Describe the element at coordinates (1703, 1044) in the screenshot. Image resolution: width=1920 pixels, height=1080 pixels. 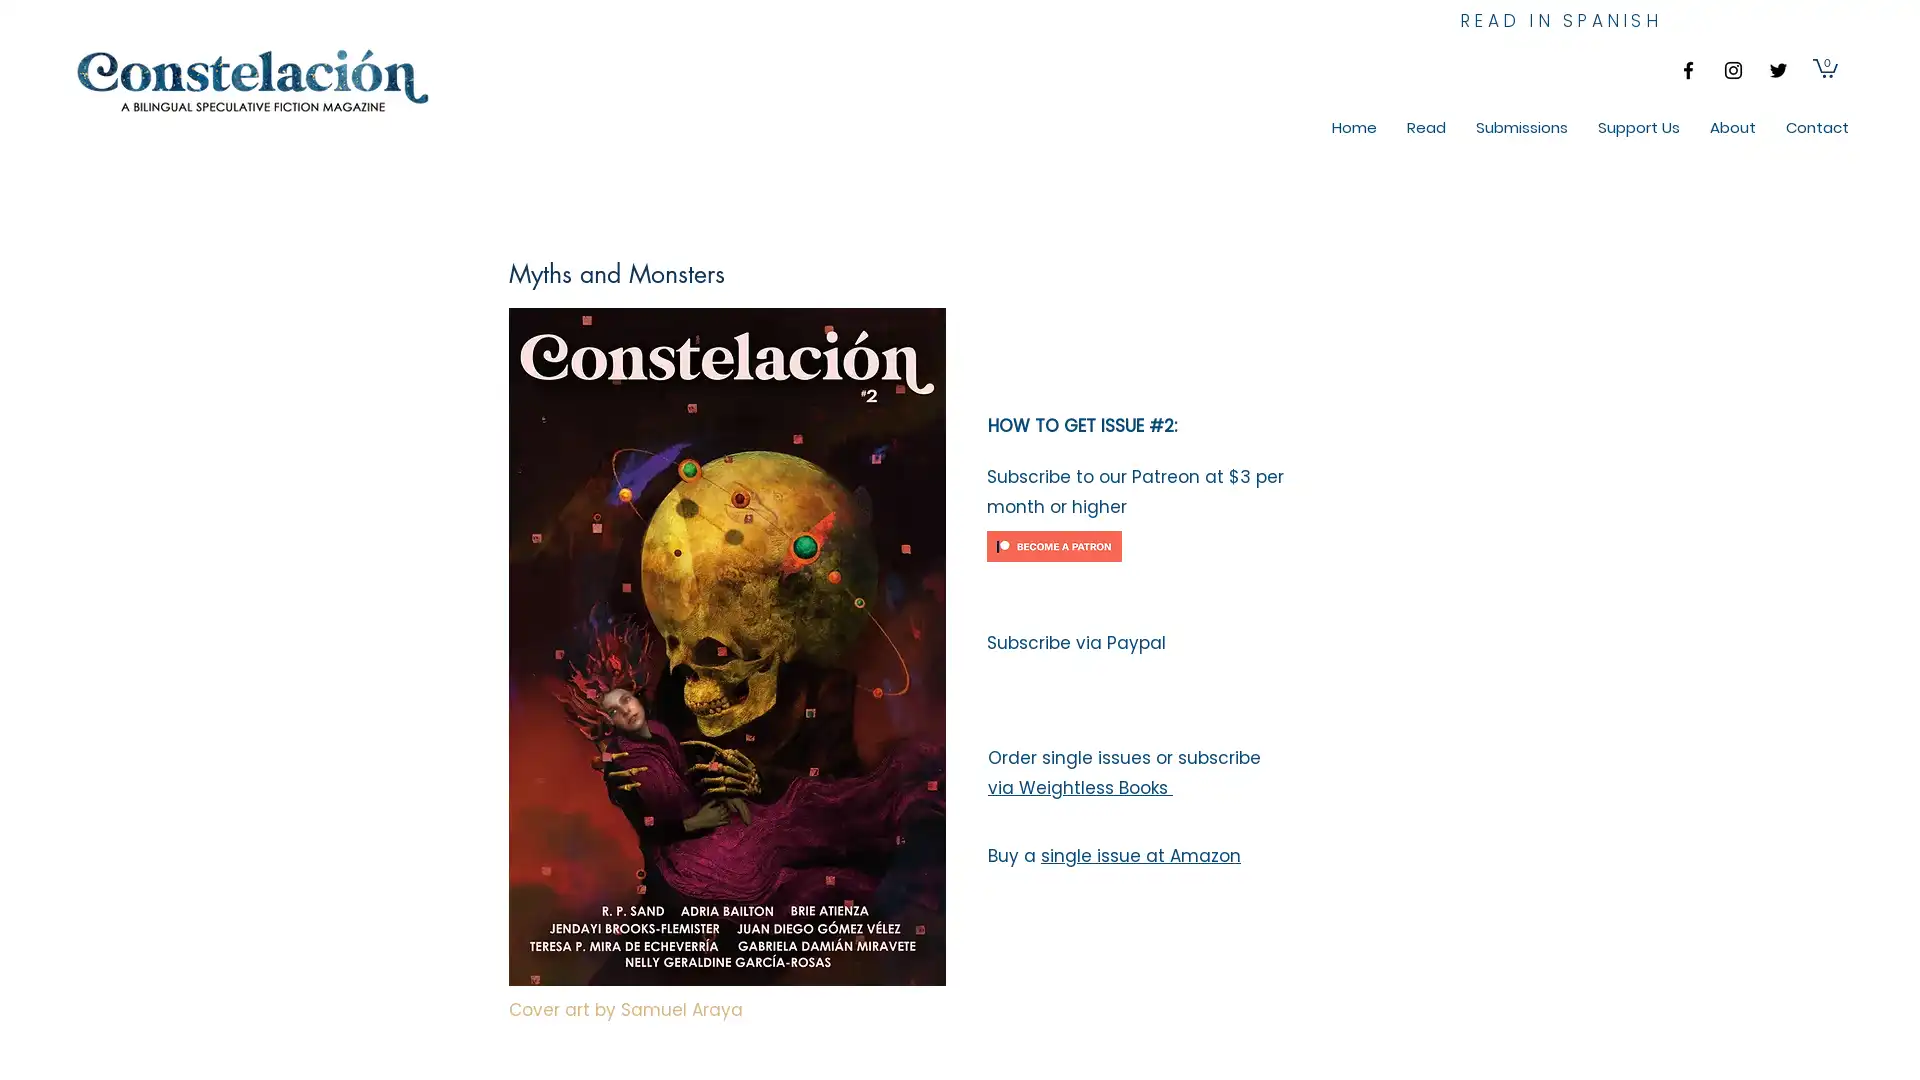
I see `Cookie Settings` at that location.